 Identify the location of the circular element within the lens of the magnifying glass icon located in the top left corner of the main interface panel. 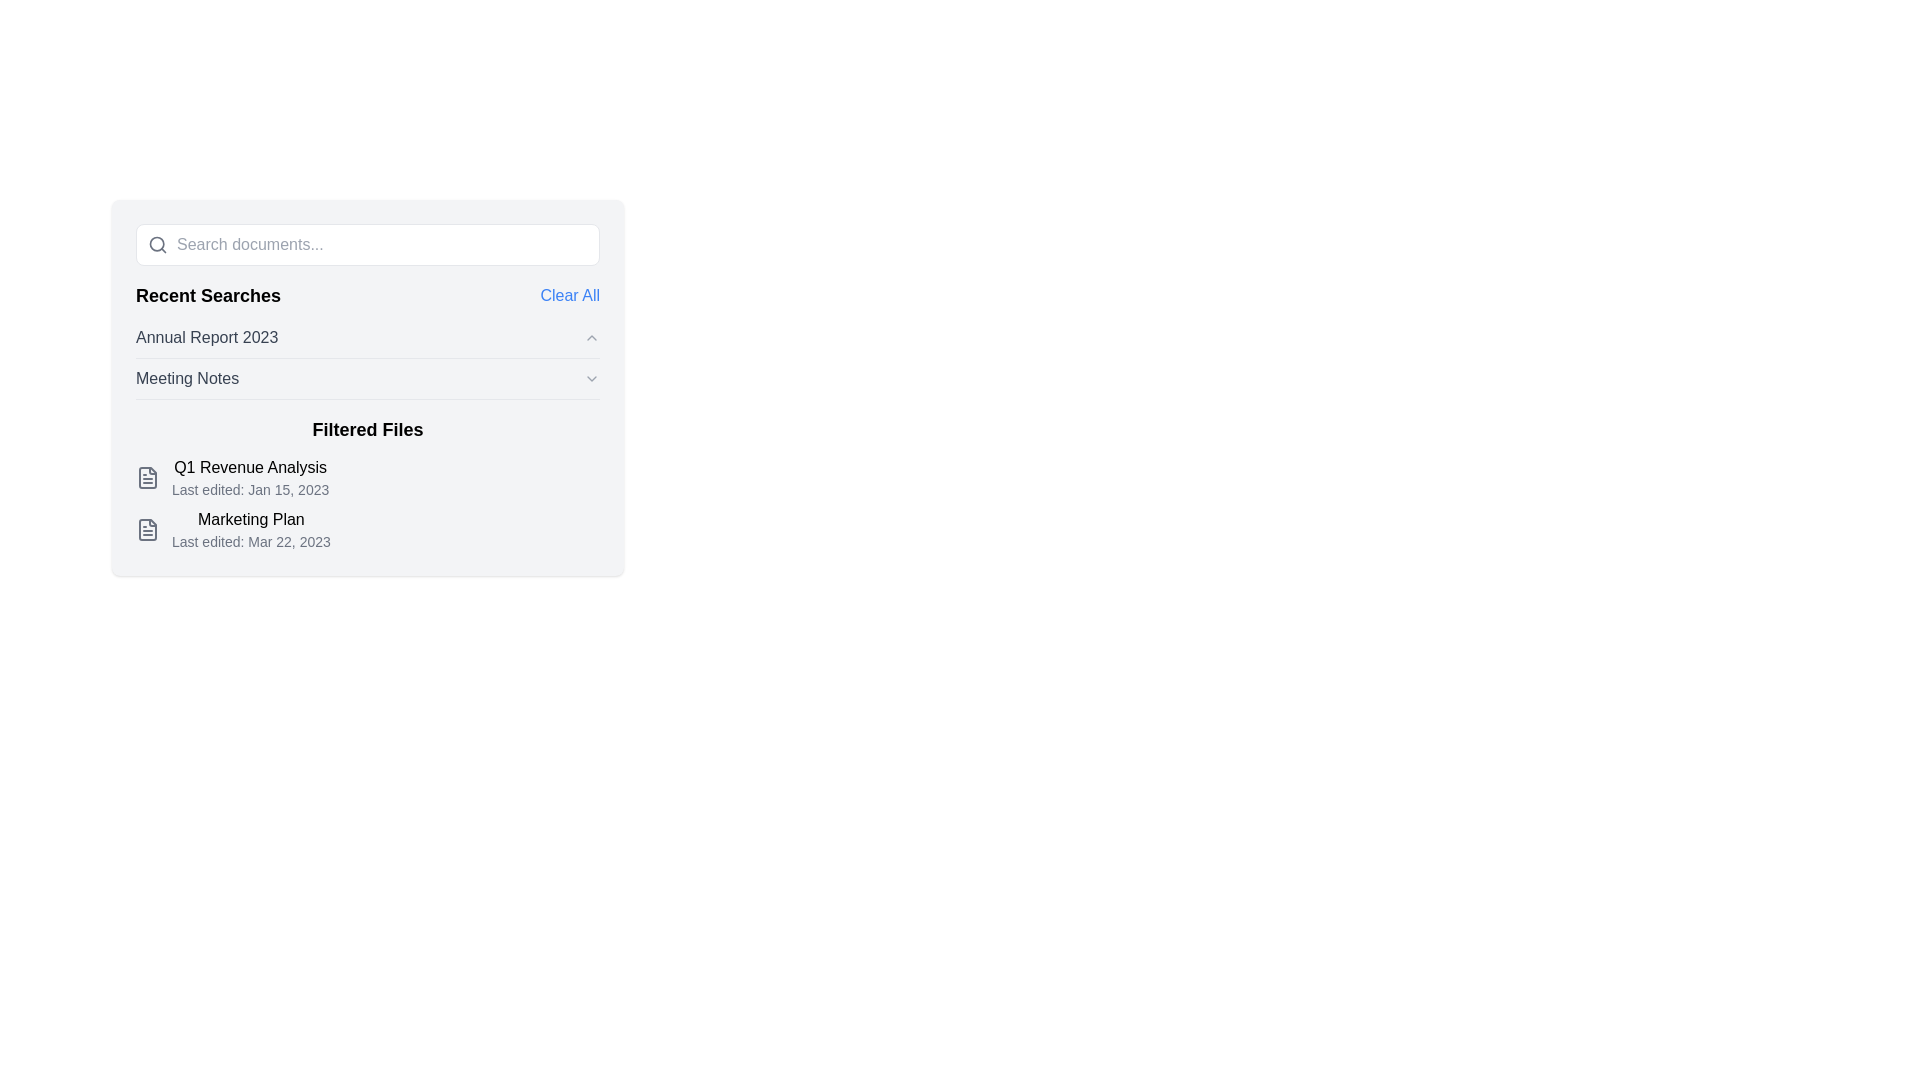
(156, 243).